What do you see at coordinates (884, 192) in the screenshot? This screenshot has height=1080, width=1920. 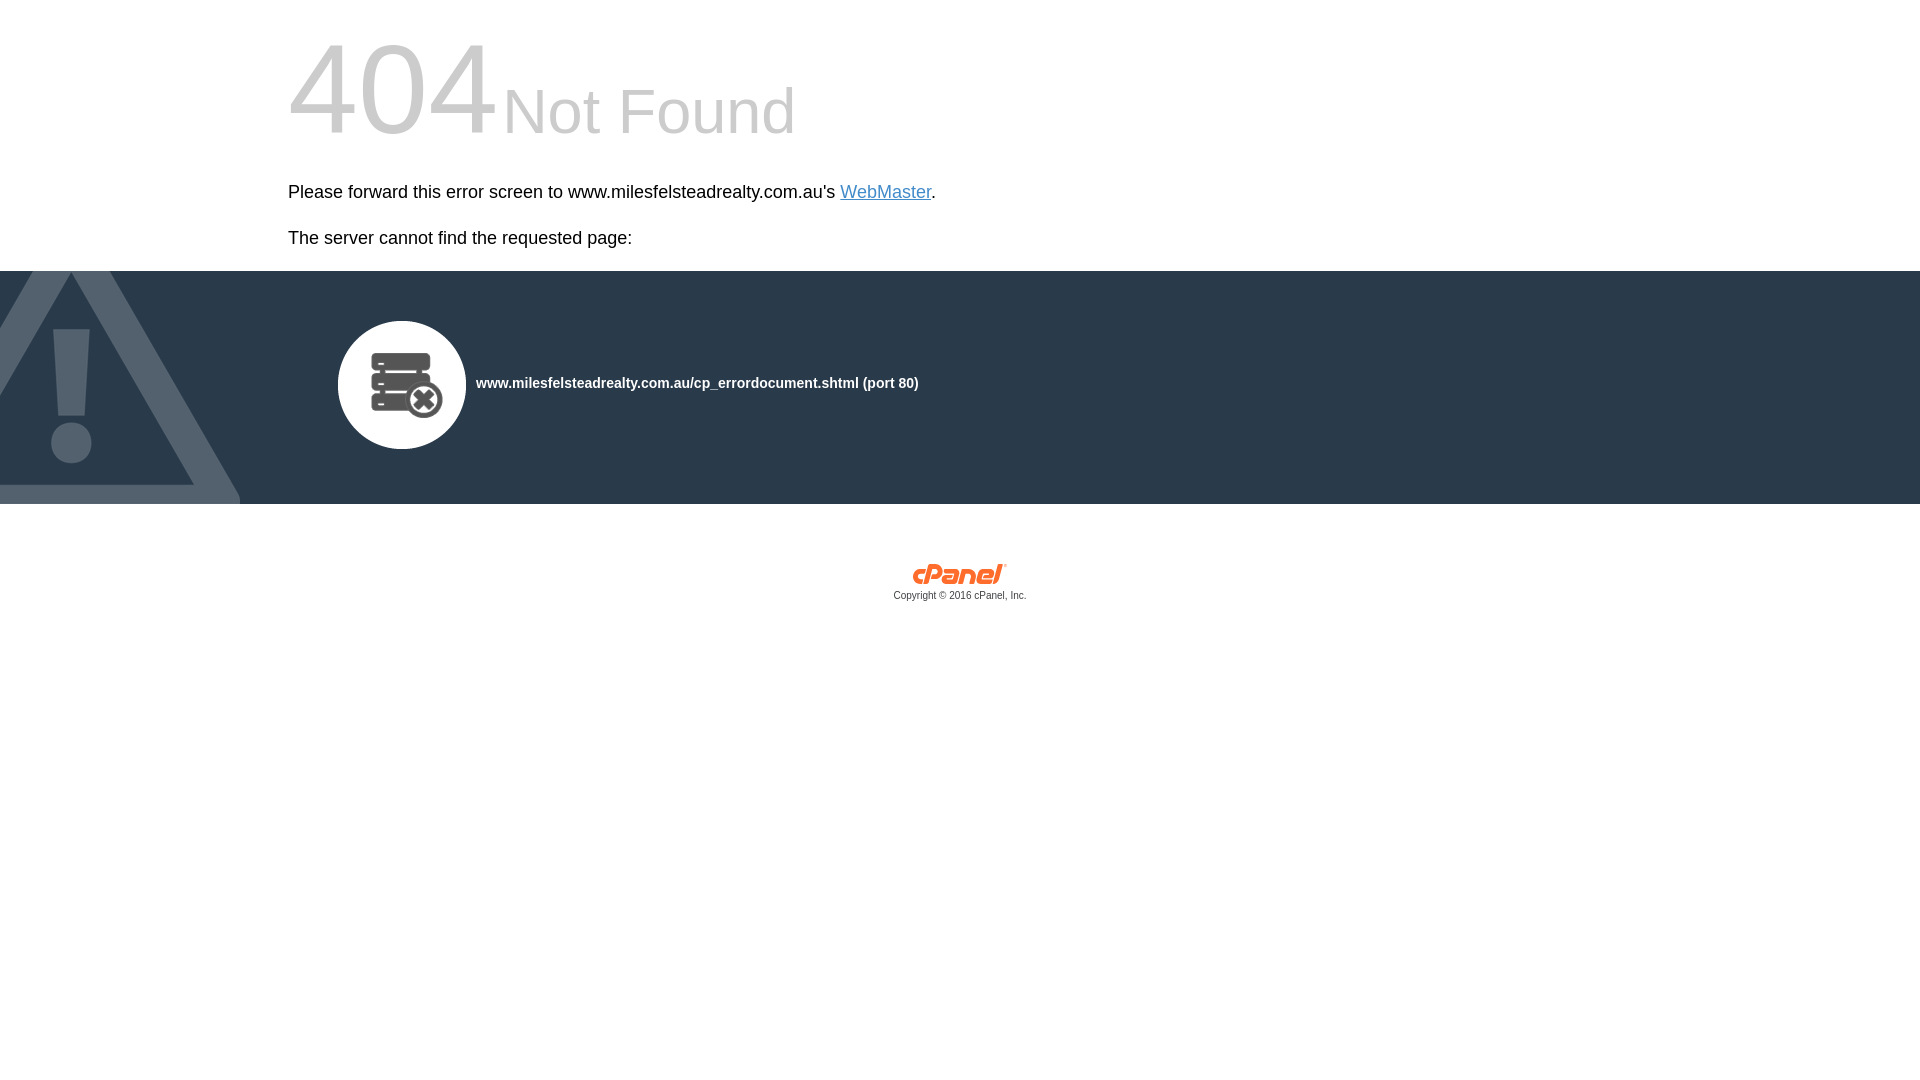 I see `'WebMaster'` at bounding box center [884, 192].